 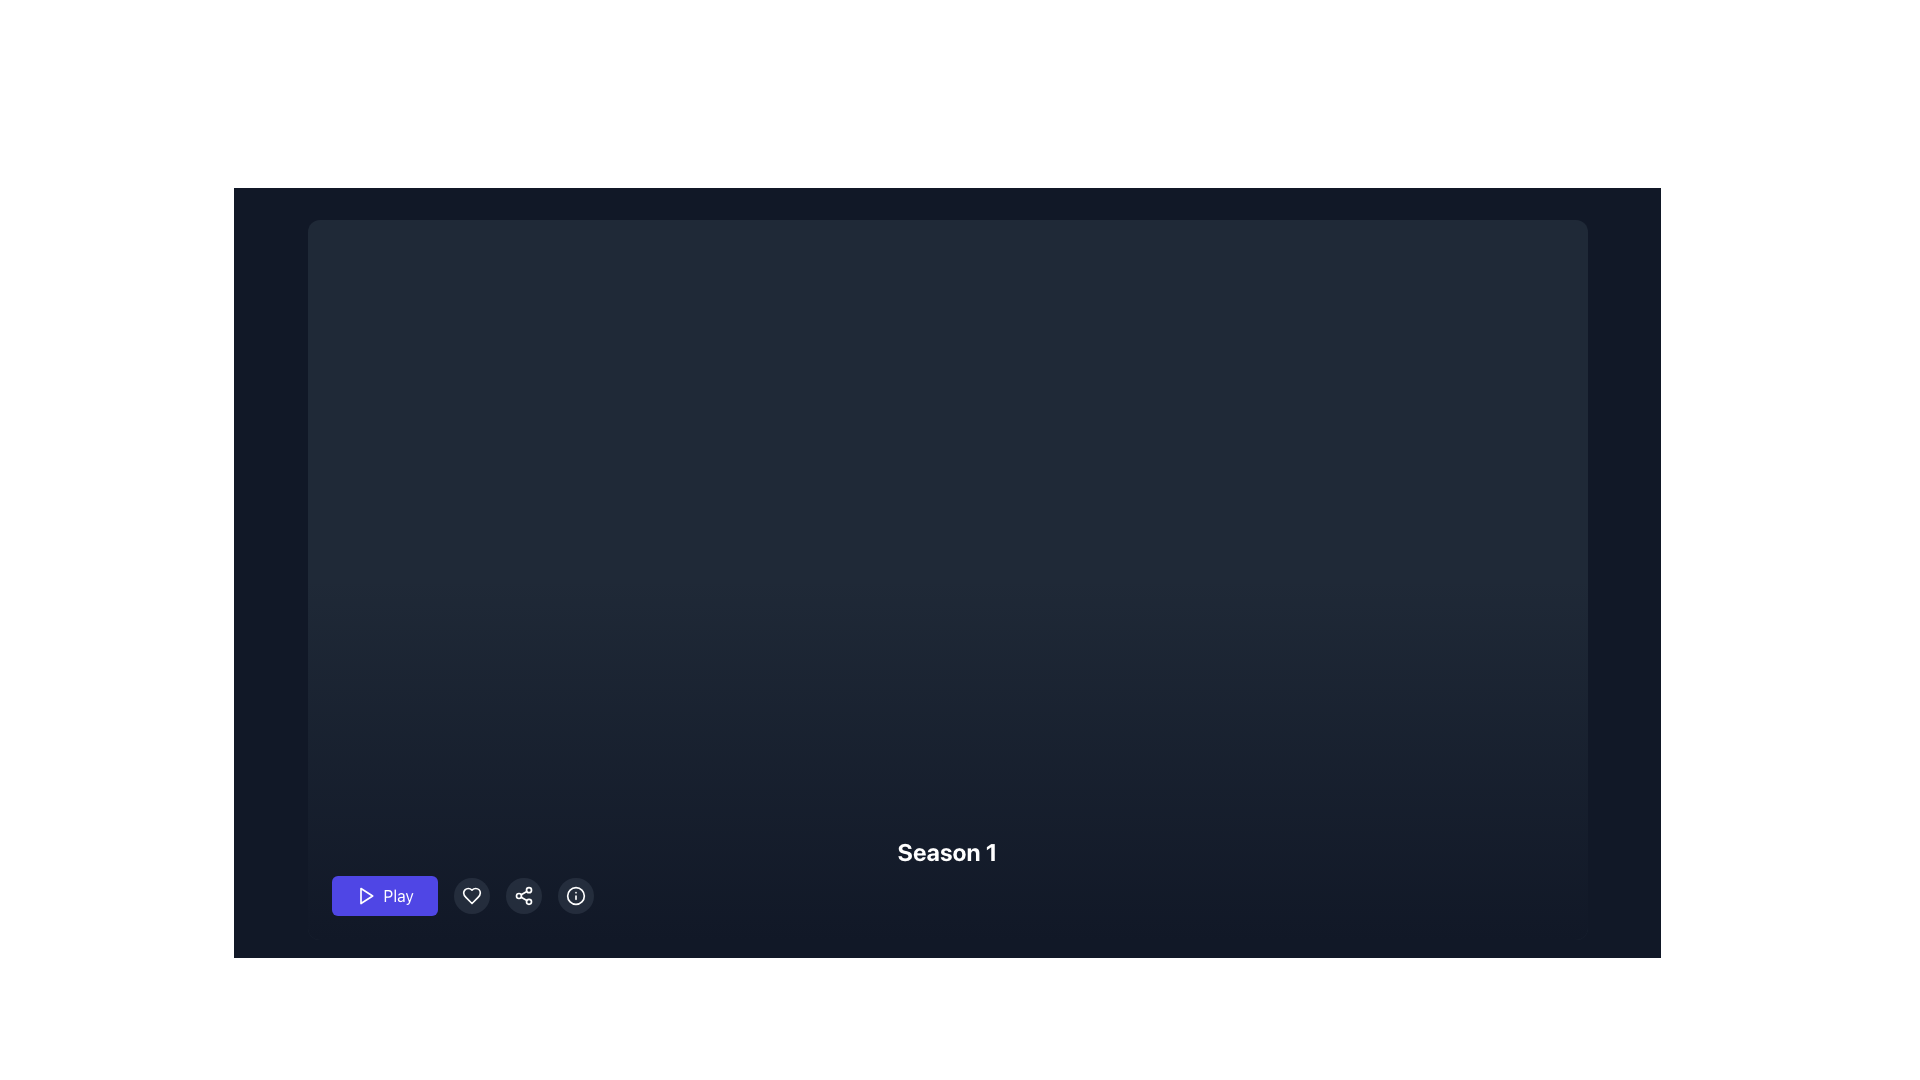 What do you see at coordinates (365, 894) in the screenshot?
I see `the 'Play' button which contains a triangular play icon outlined in white on a dark blue background` at bounding box center [365, 894].